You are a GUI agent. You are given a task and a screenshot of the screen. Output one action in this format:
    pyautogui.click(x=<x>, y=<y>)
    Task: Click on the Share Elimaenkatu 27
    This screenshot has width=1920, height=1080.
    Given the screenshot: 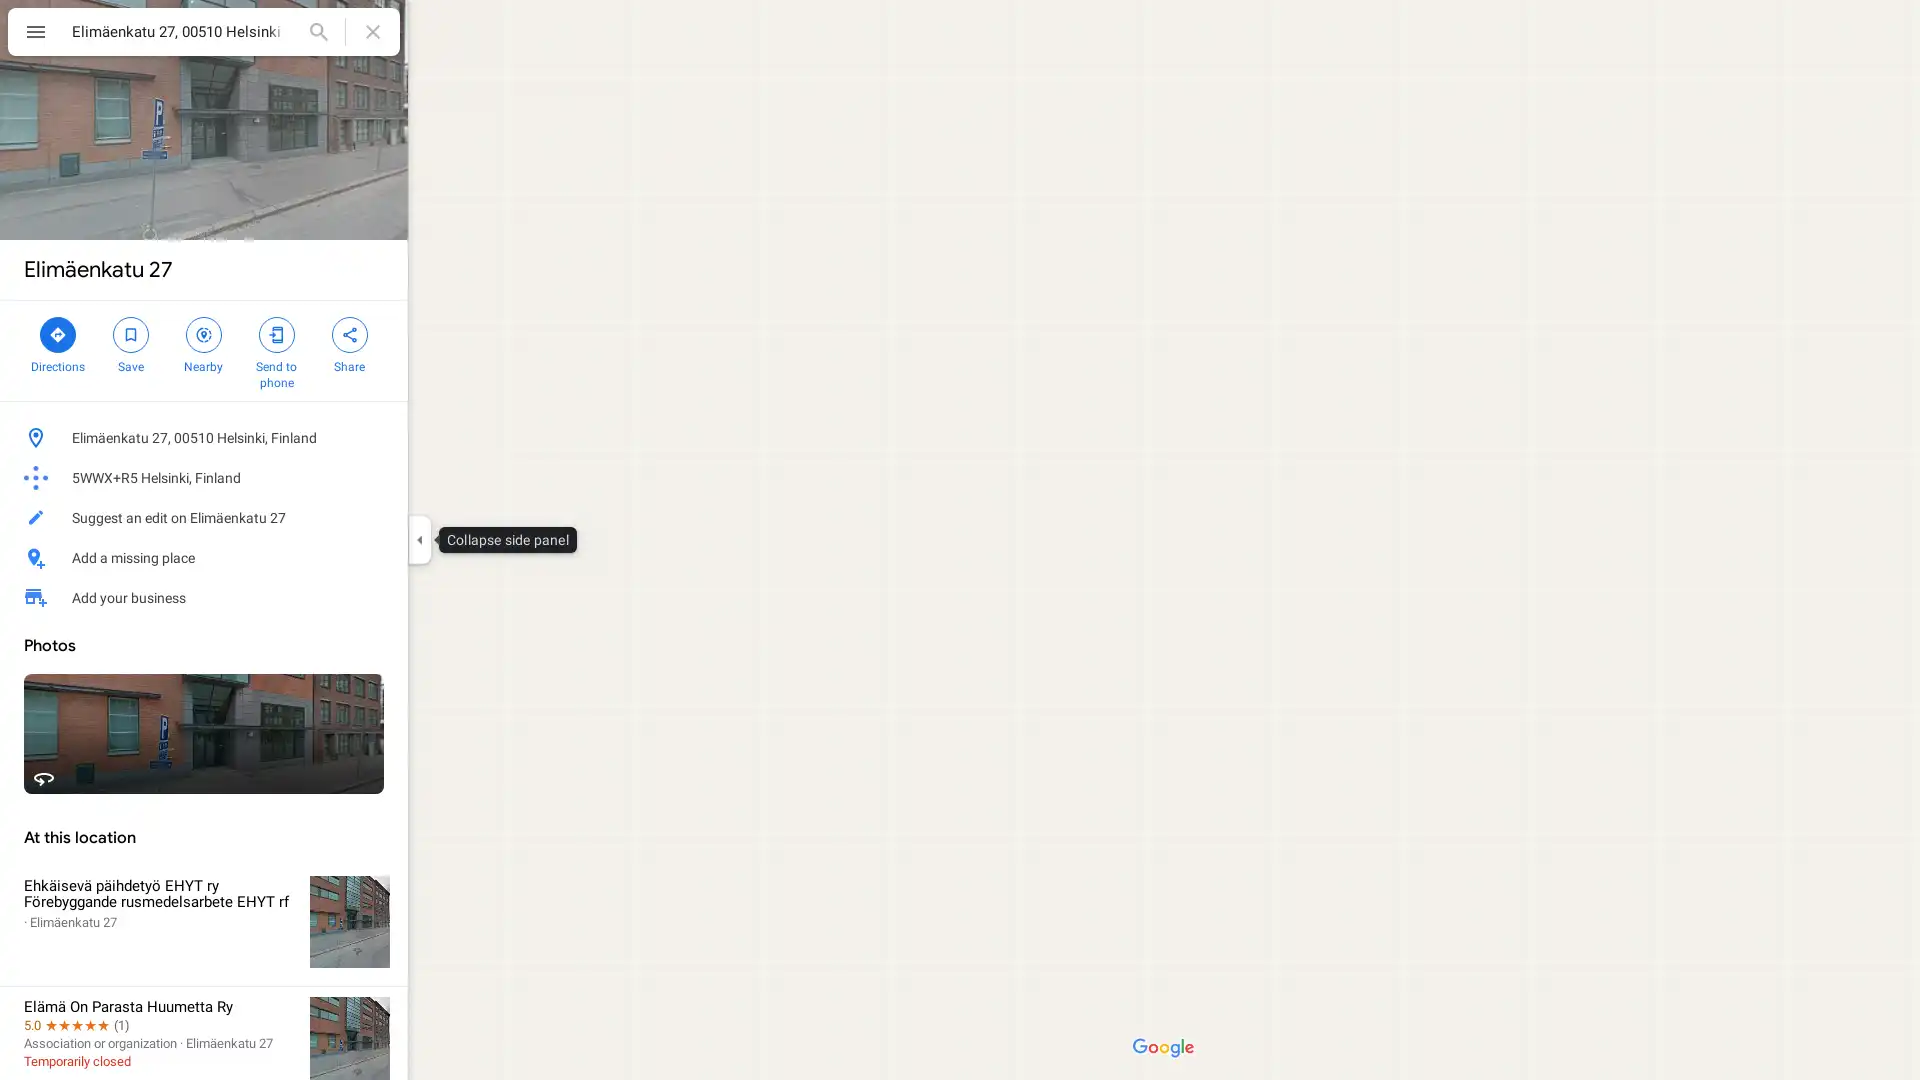 What is the action you would take?
    pyautogui.click(x=349, y=342)
    